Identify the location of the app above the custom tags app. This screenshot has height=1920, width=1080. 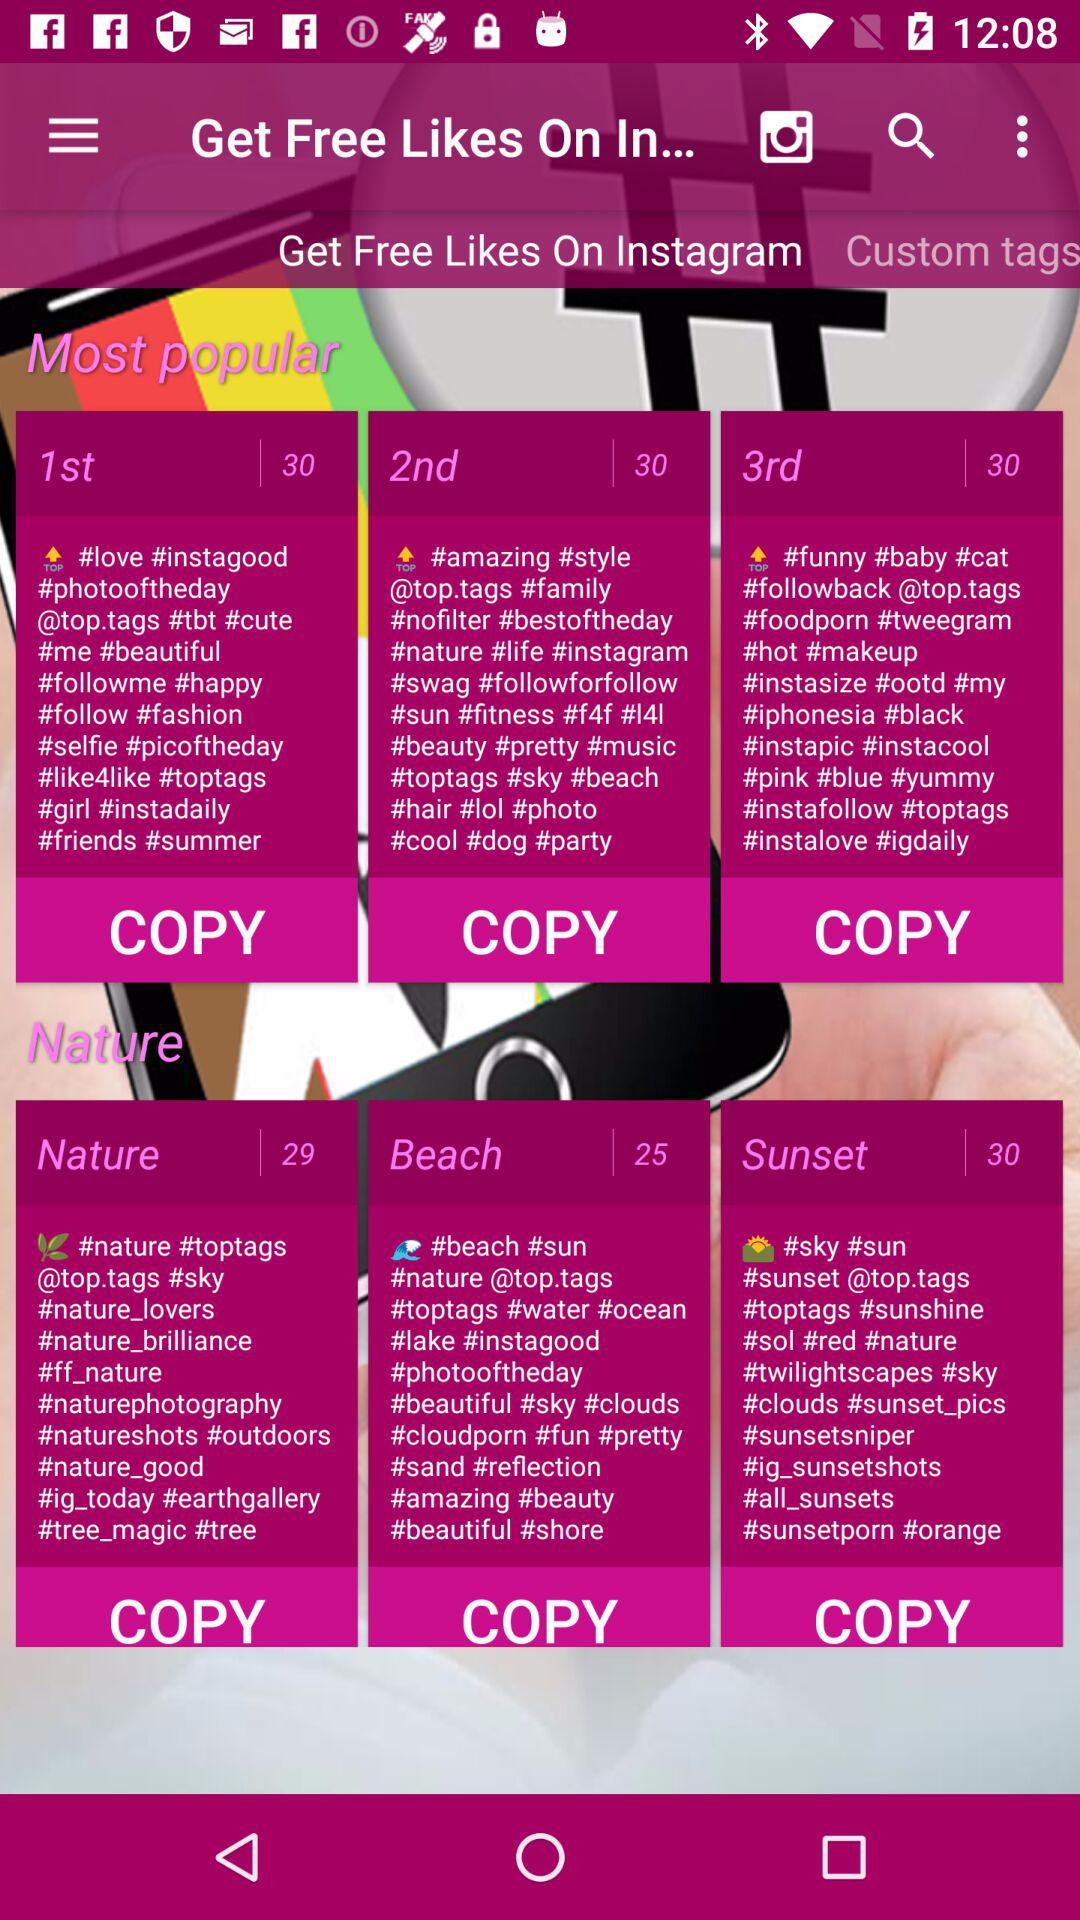
(911, 135).